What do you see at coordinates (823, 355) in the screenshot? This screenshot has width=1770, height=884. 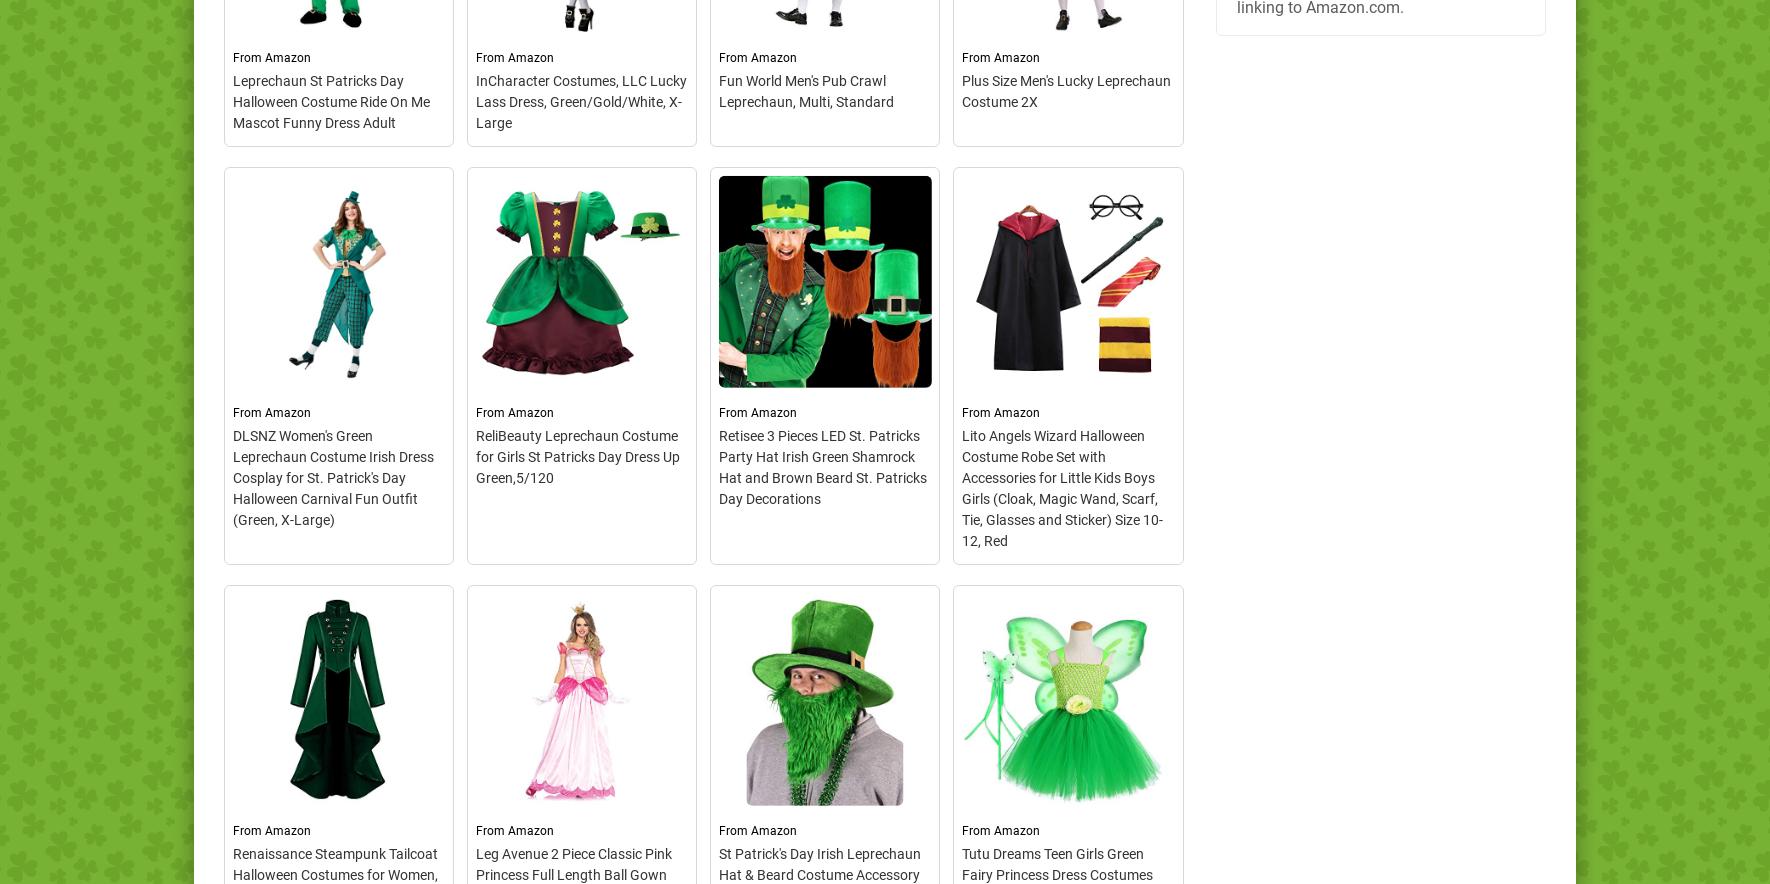 I see `'–   This costume includes a jacket, knickers, hat, and a bow tie. Does not include, shirt, necklace, pin-ons, ring, beer pitcher/gla.'` at bounding box center [823, 355].